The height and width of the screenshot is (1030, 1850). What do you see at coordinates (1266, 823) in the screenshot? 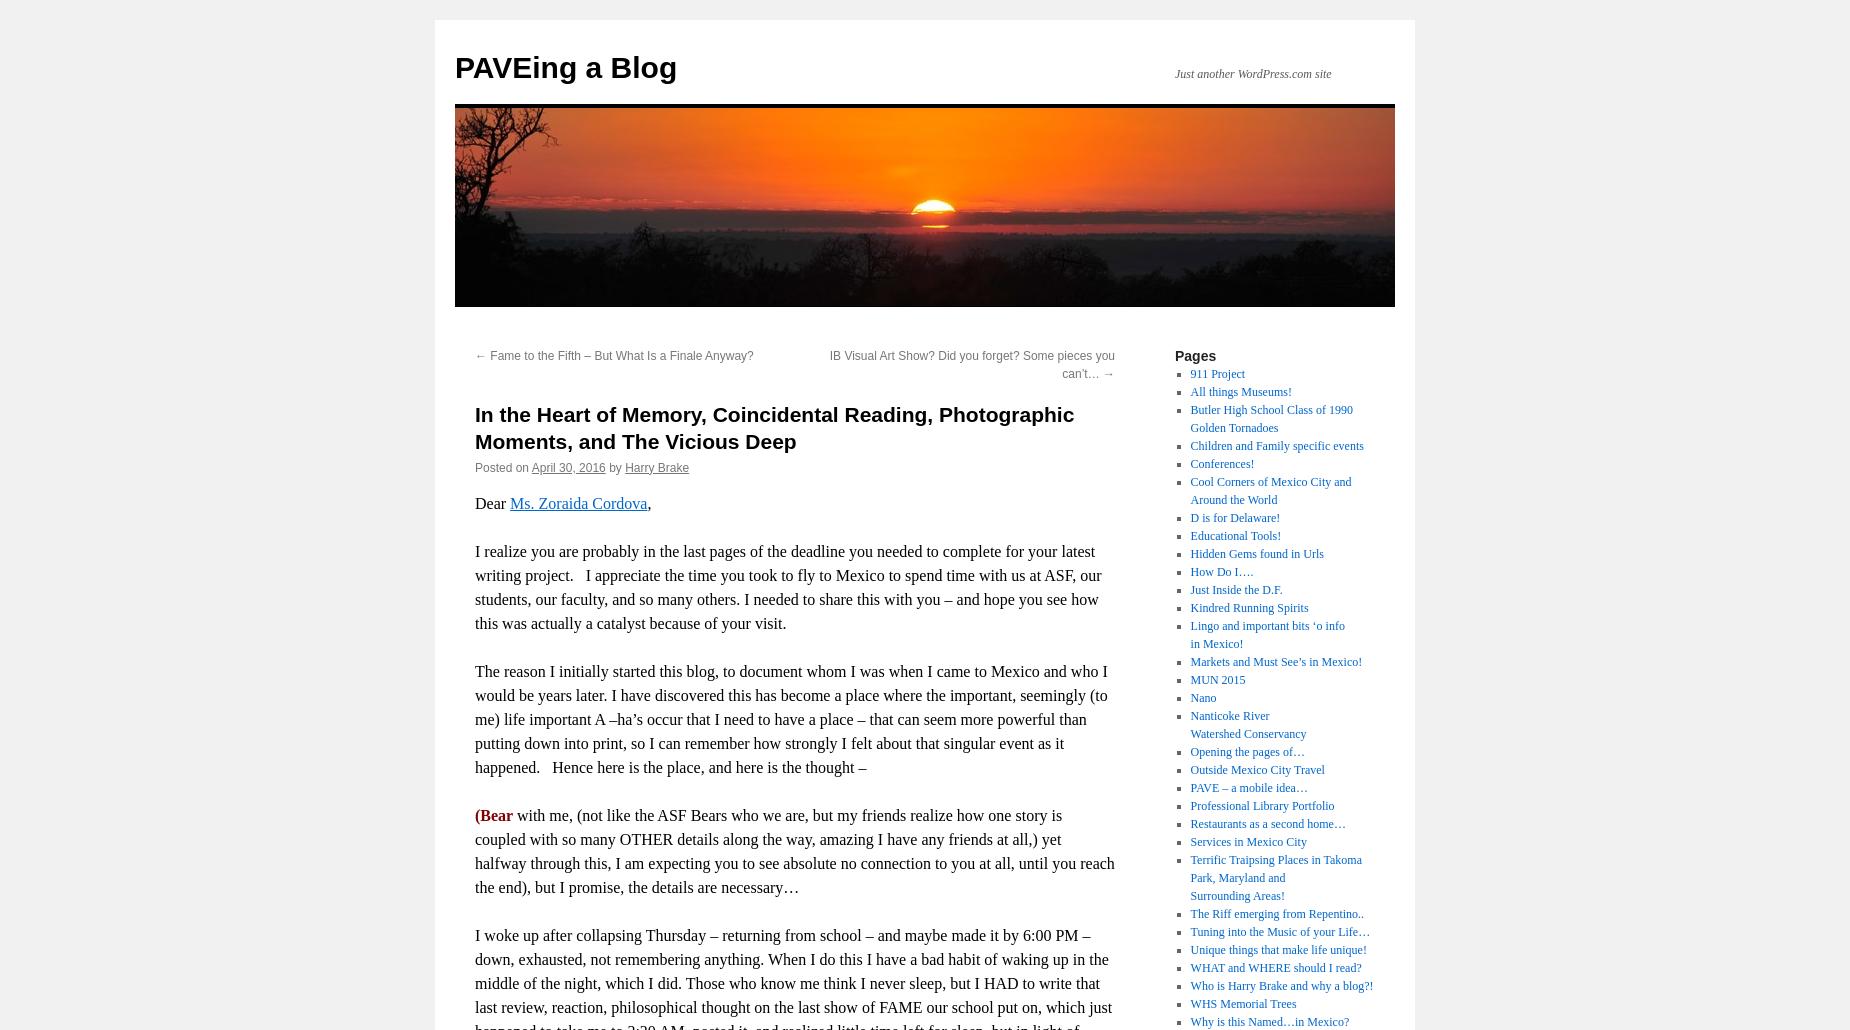
I see `'Restaurants as a second home…'` at bounding box center [1266, 823].